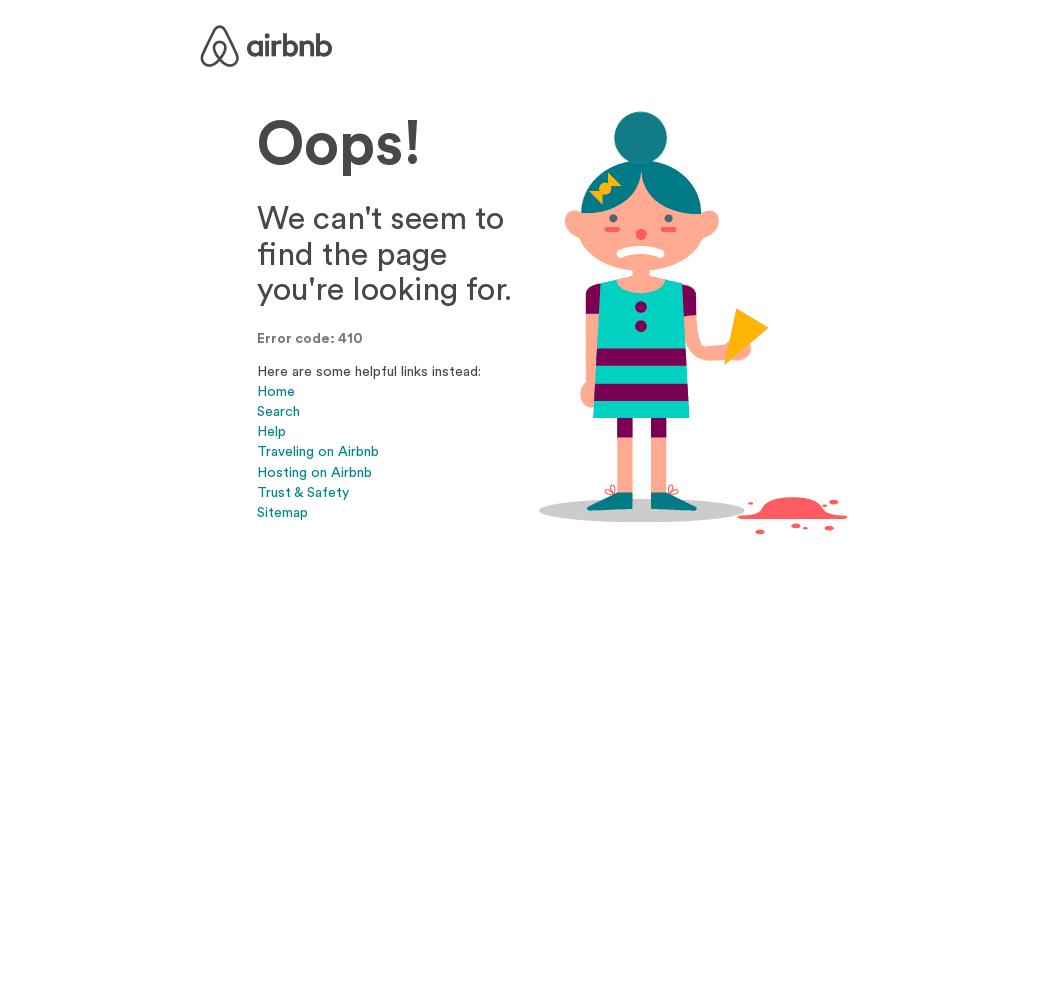 Image resolution: width=1050 pixels, height=1000 pixels. What do you see at coordinates (338, 142) in the screenshot?
I see `'Oops!'` at bounding box center [338, 142].